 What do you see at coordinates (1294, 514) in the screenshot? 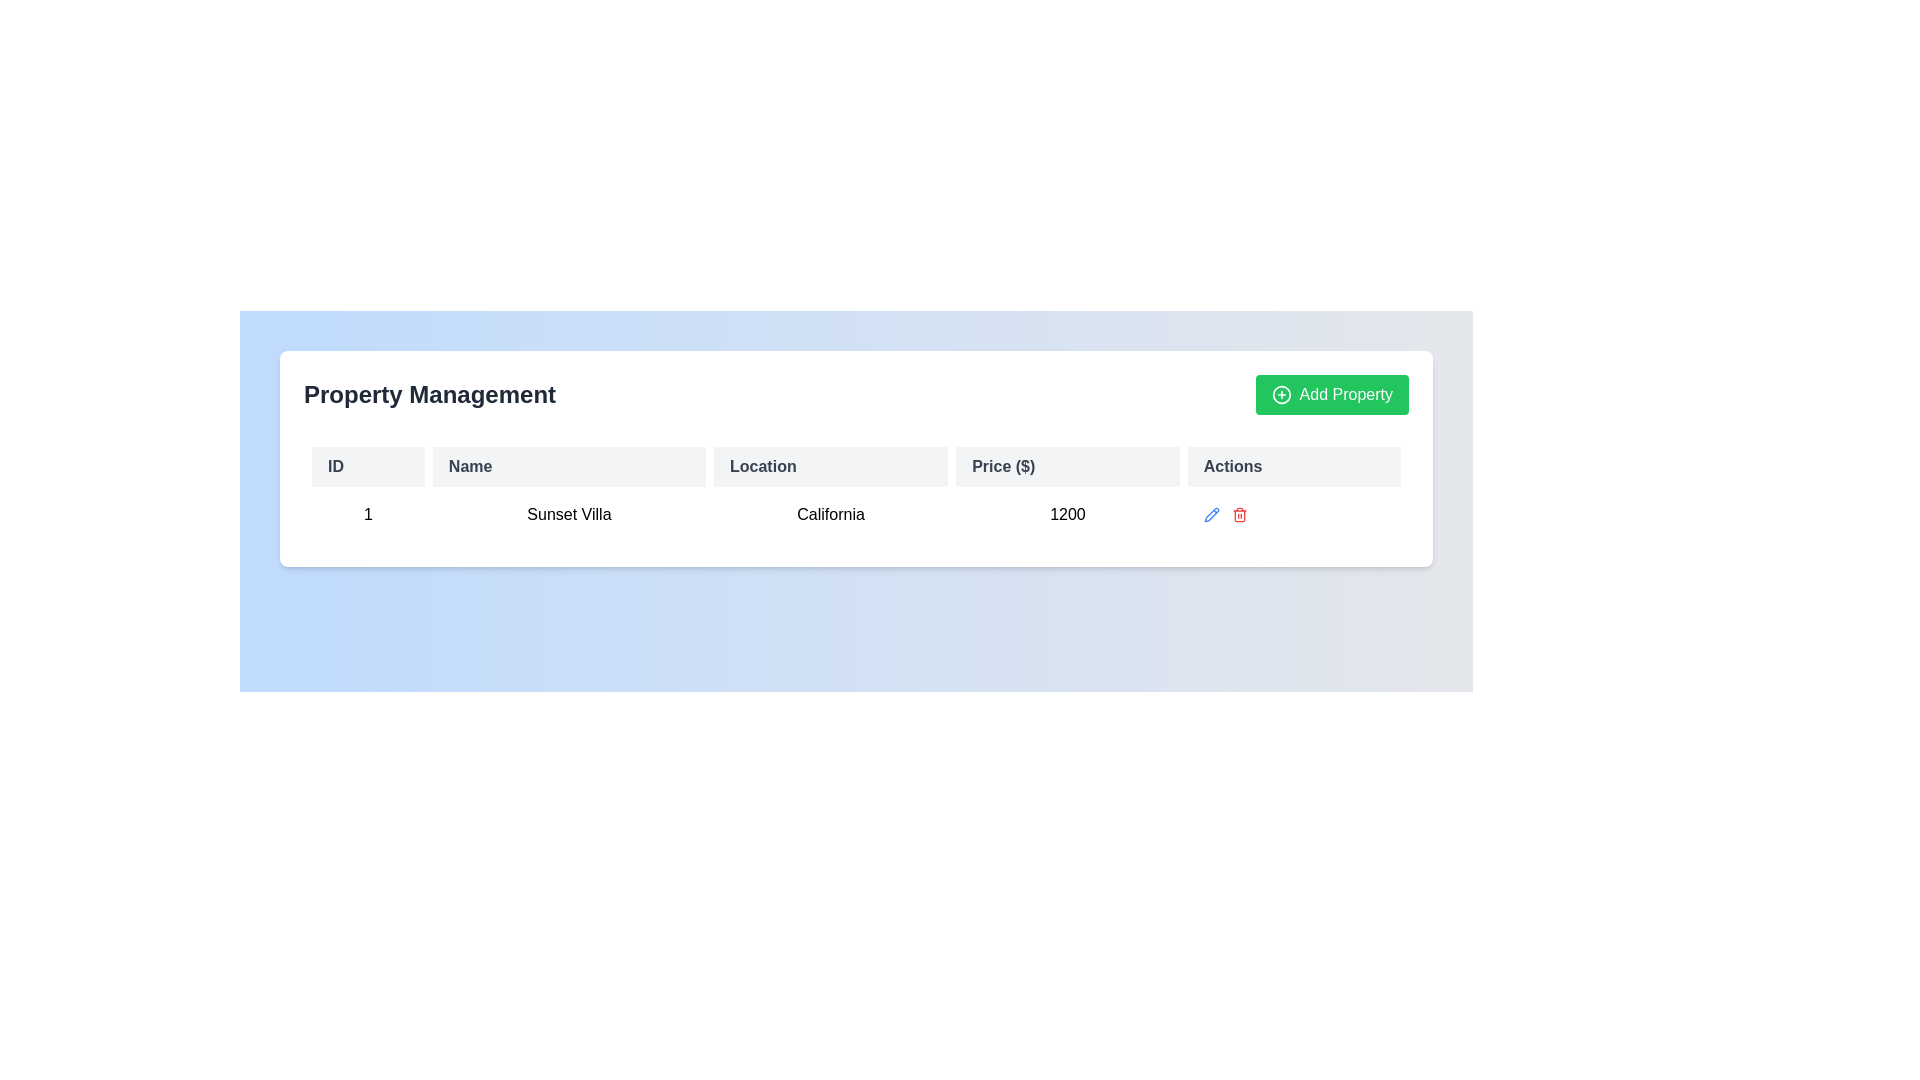
I see `the action buttons and icons in the rightmost column of the first row in the table` at bounding box center [1294, 514].